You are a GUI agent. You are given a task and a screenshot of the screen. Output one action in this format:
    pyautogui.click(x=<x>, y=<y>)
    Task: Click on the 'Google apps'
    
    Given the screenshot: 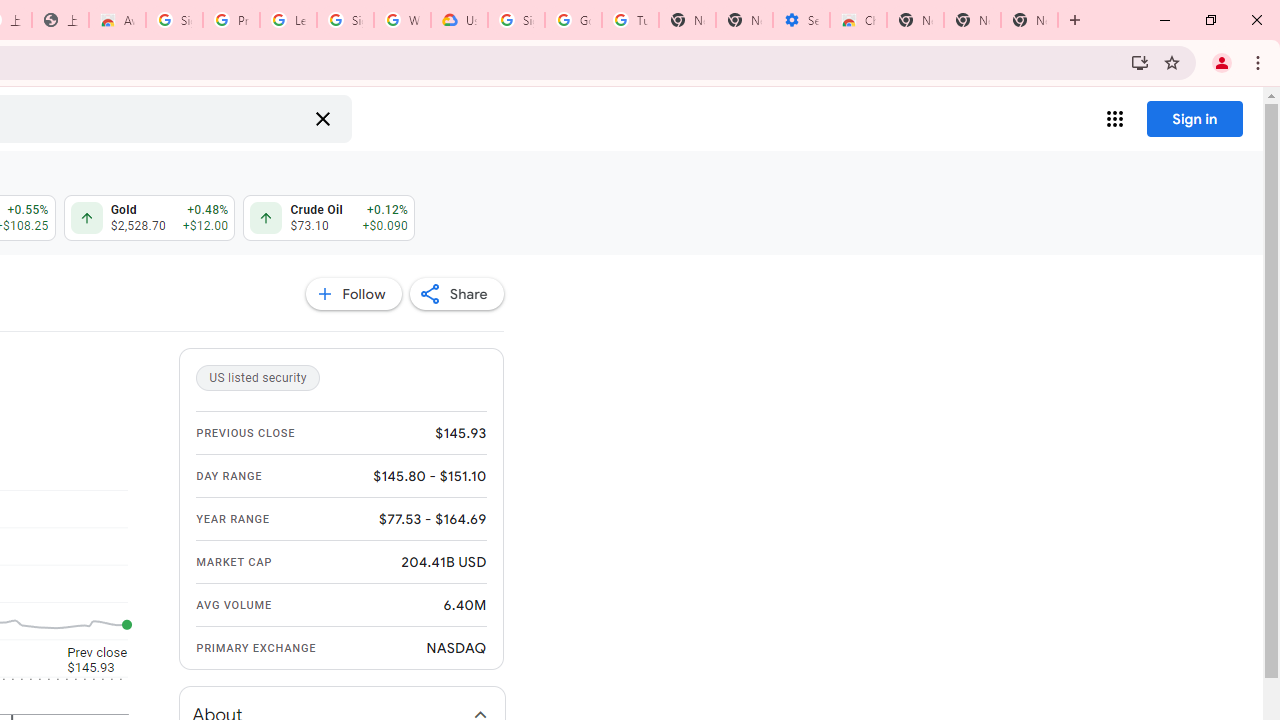 What is the action you would take?
    pyautogui.click(x=1113, y=119)
    